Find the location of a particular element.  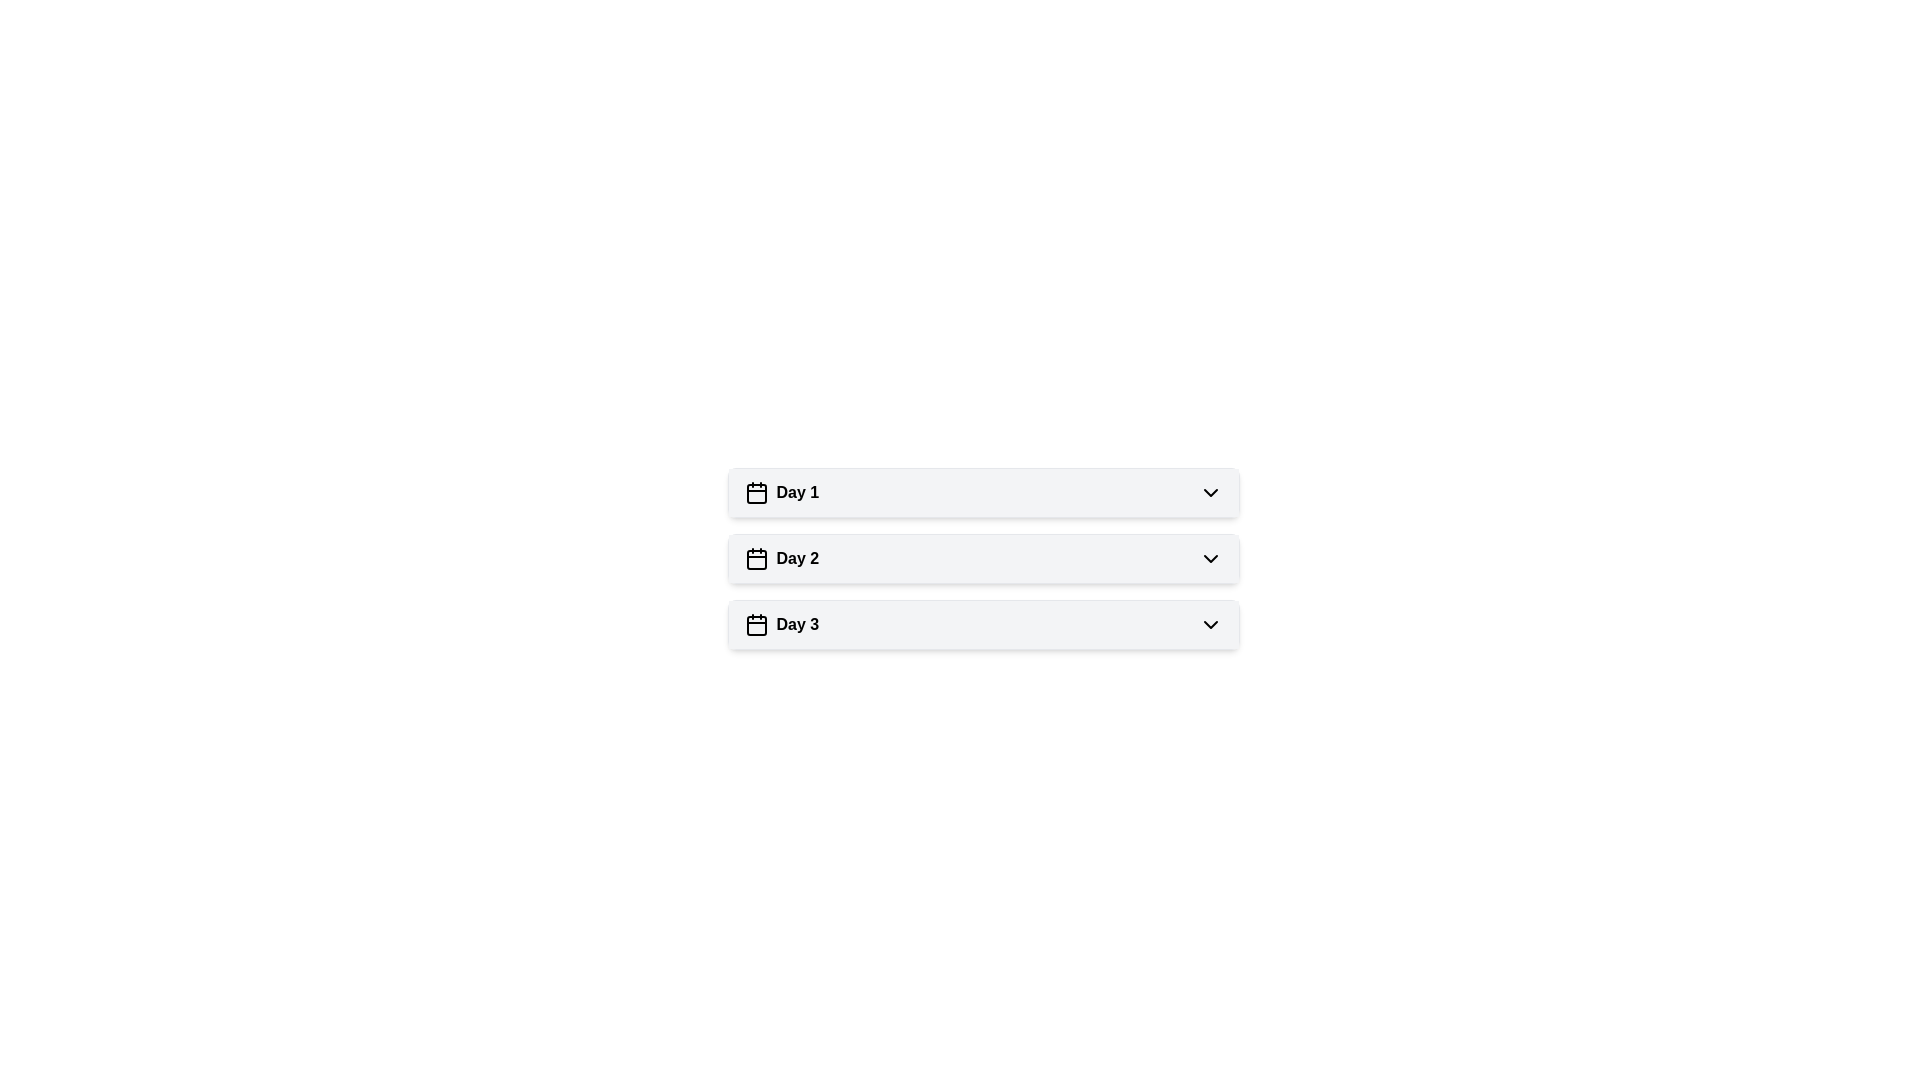

to select 'Day 2' from the interactive list item located in the middle of the vertical list, below 'Day 1' and above 'Day 3' is located at coordinates (983, 559).